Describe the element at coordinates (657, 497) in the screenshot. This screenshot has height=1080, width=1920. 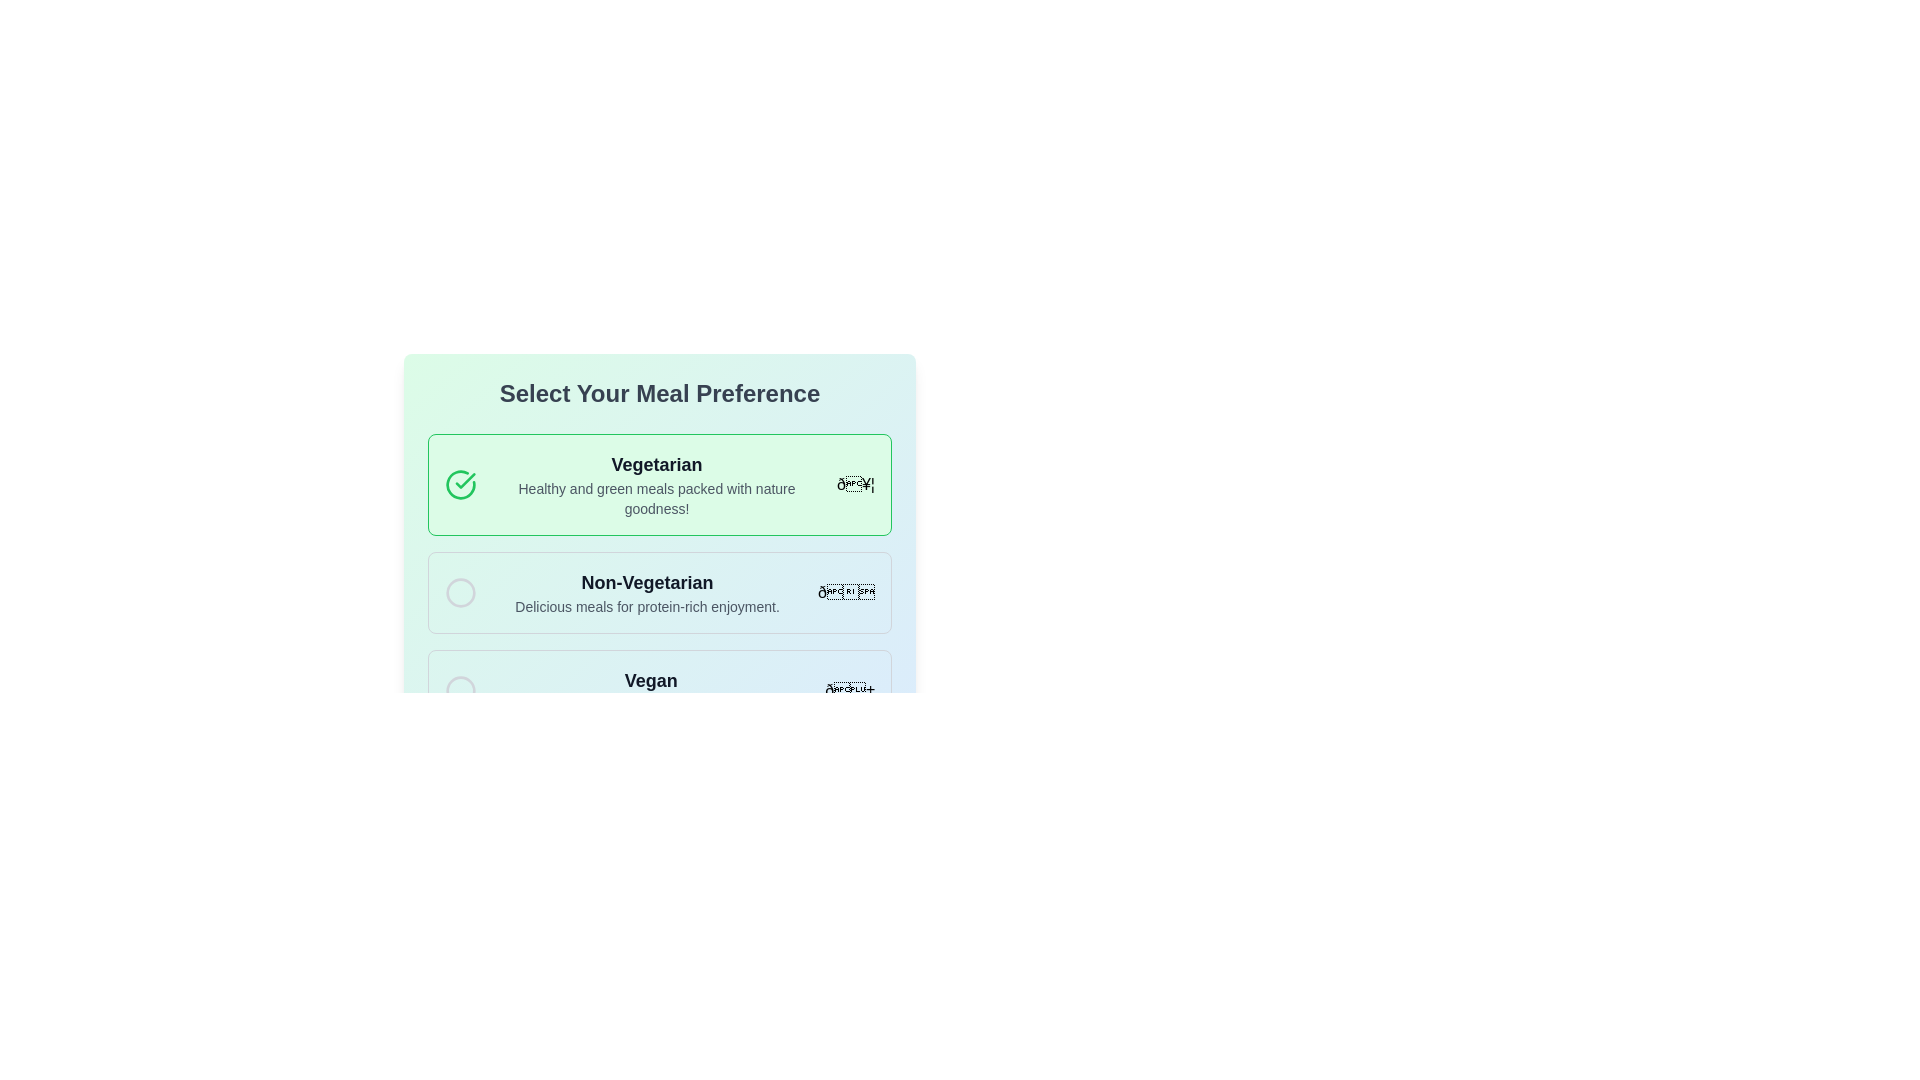
I see `the text label providing supplementary information for the 'Vegetarian' meal option, located below the 'Vegetarian' subtitle in the meal preference selection interface` at that location.